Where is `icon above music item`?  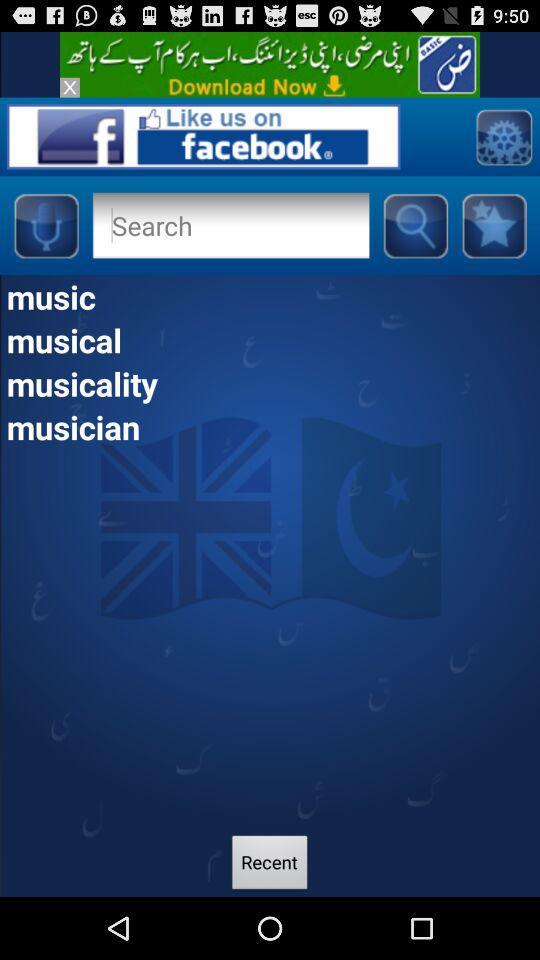 icon above music item is located at coordinates (493, 225).